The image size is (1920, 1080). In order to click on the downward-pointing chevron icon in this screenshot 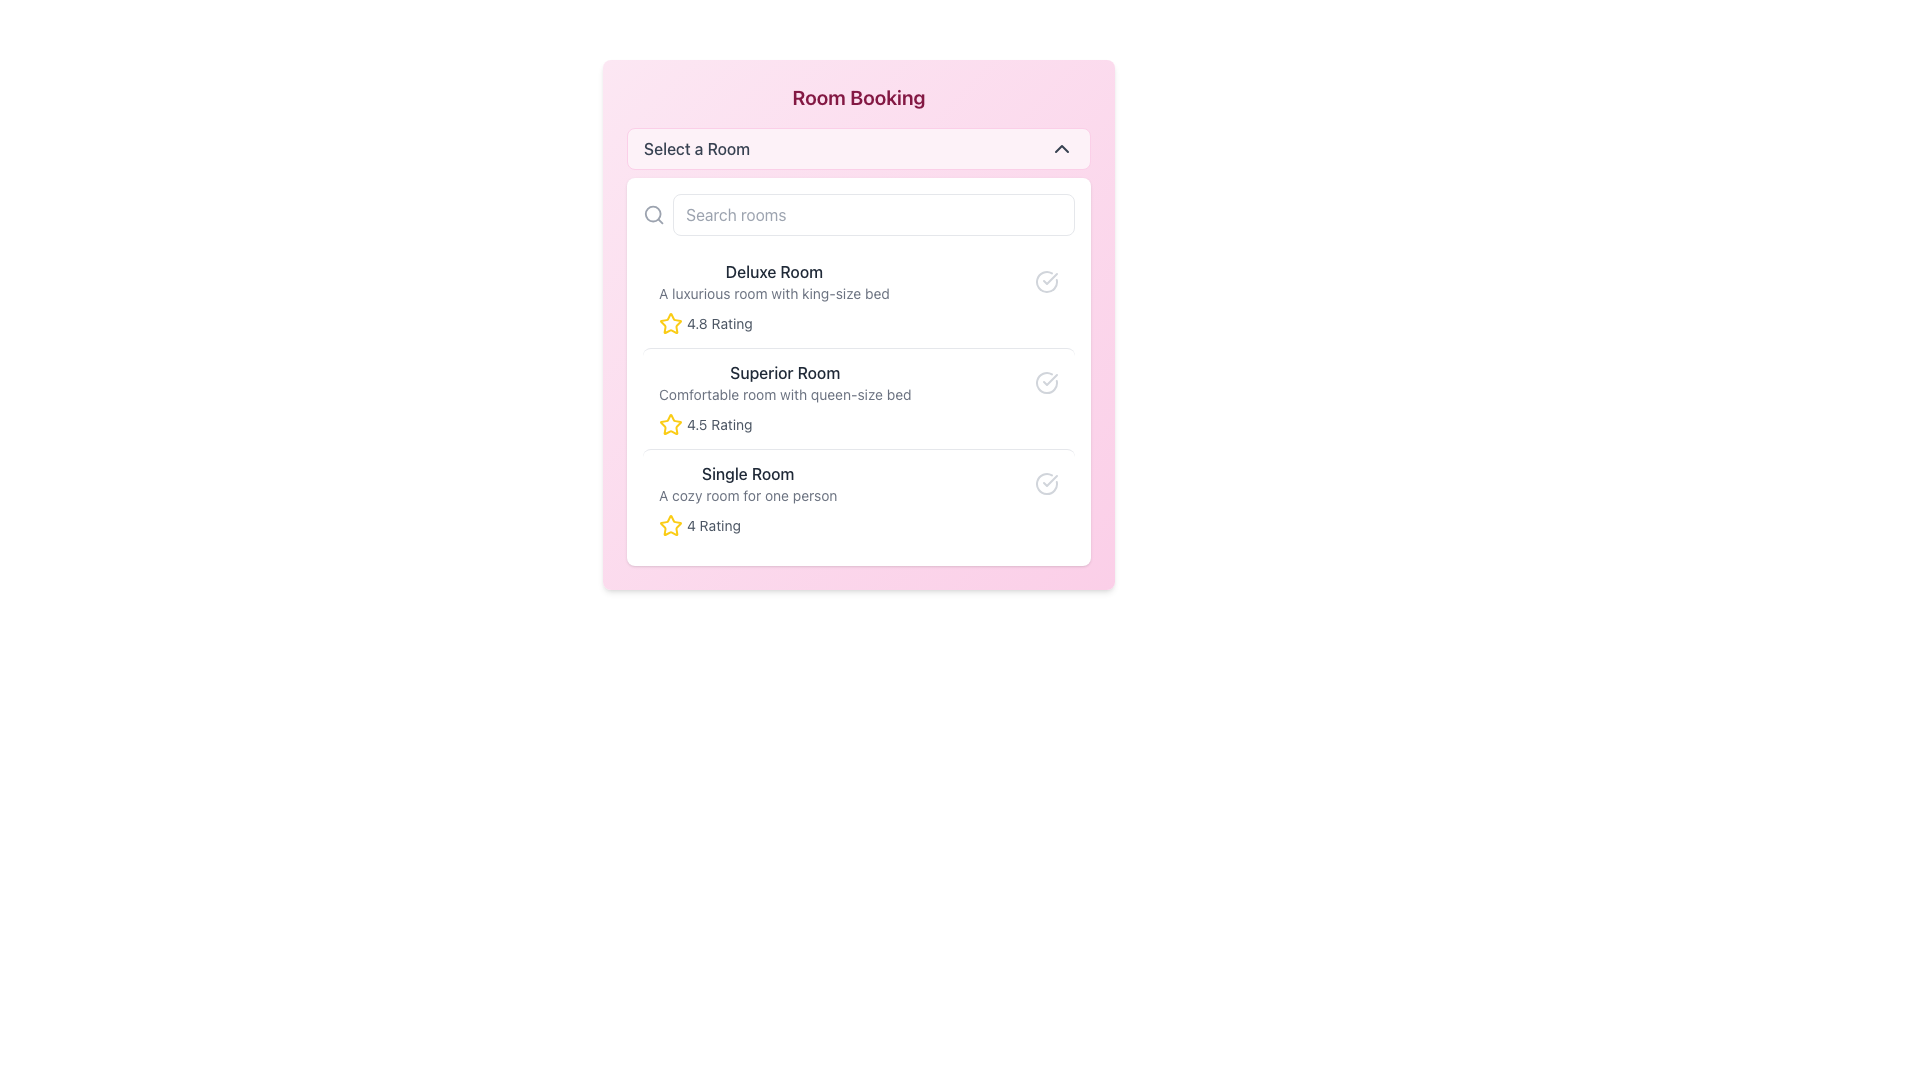, I will do `click(1060, 148)`.